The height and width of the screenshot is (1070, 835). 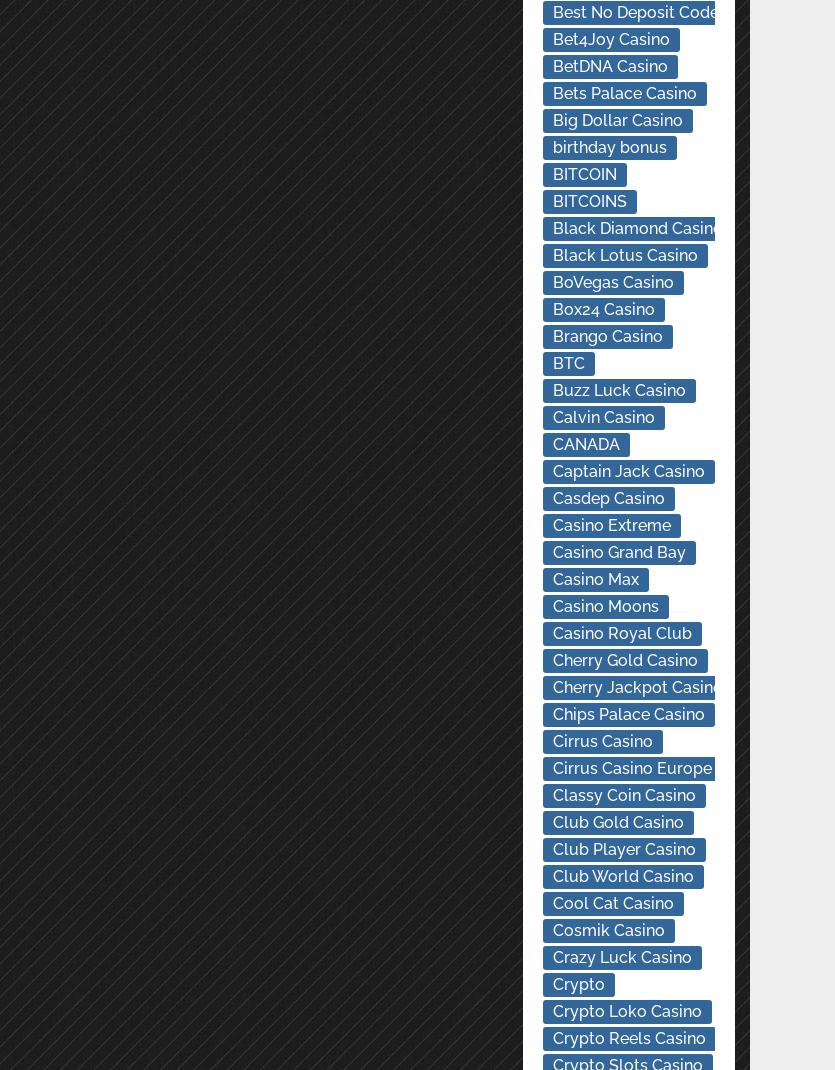 I want to click on 'Cherry Gold Casino', so click(x=623, y=660).